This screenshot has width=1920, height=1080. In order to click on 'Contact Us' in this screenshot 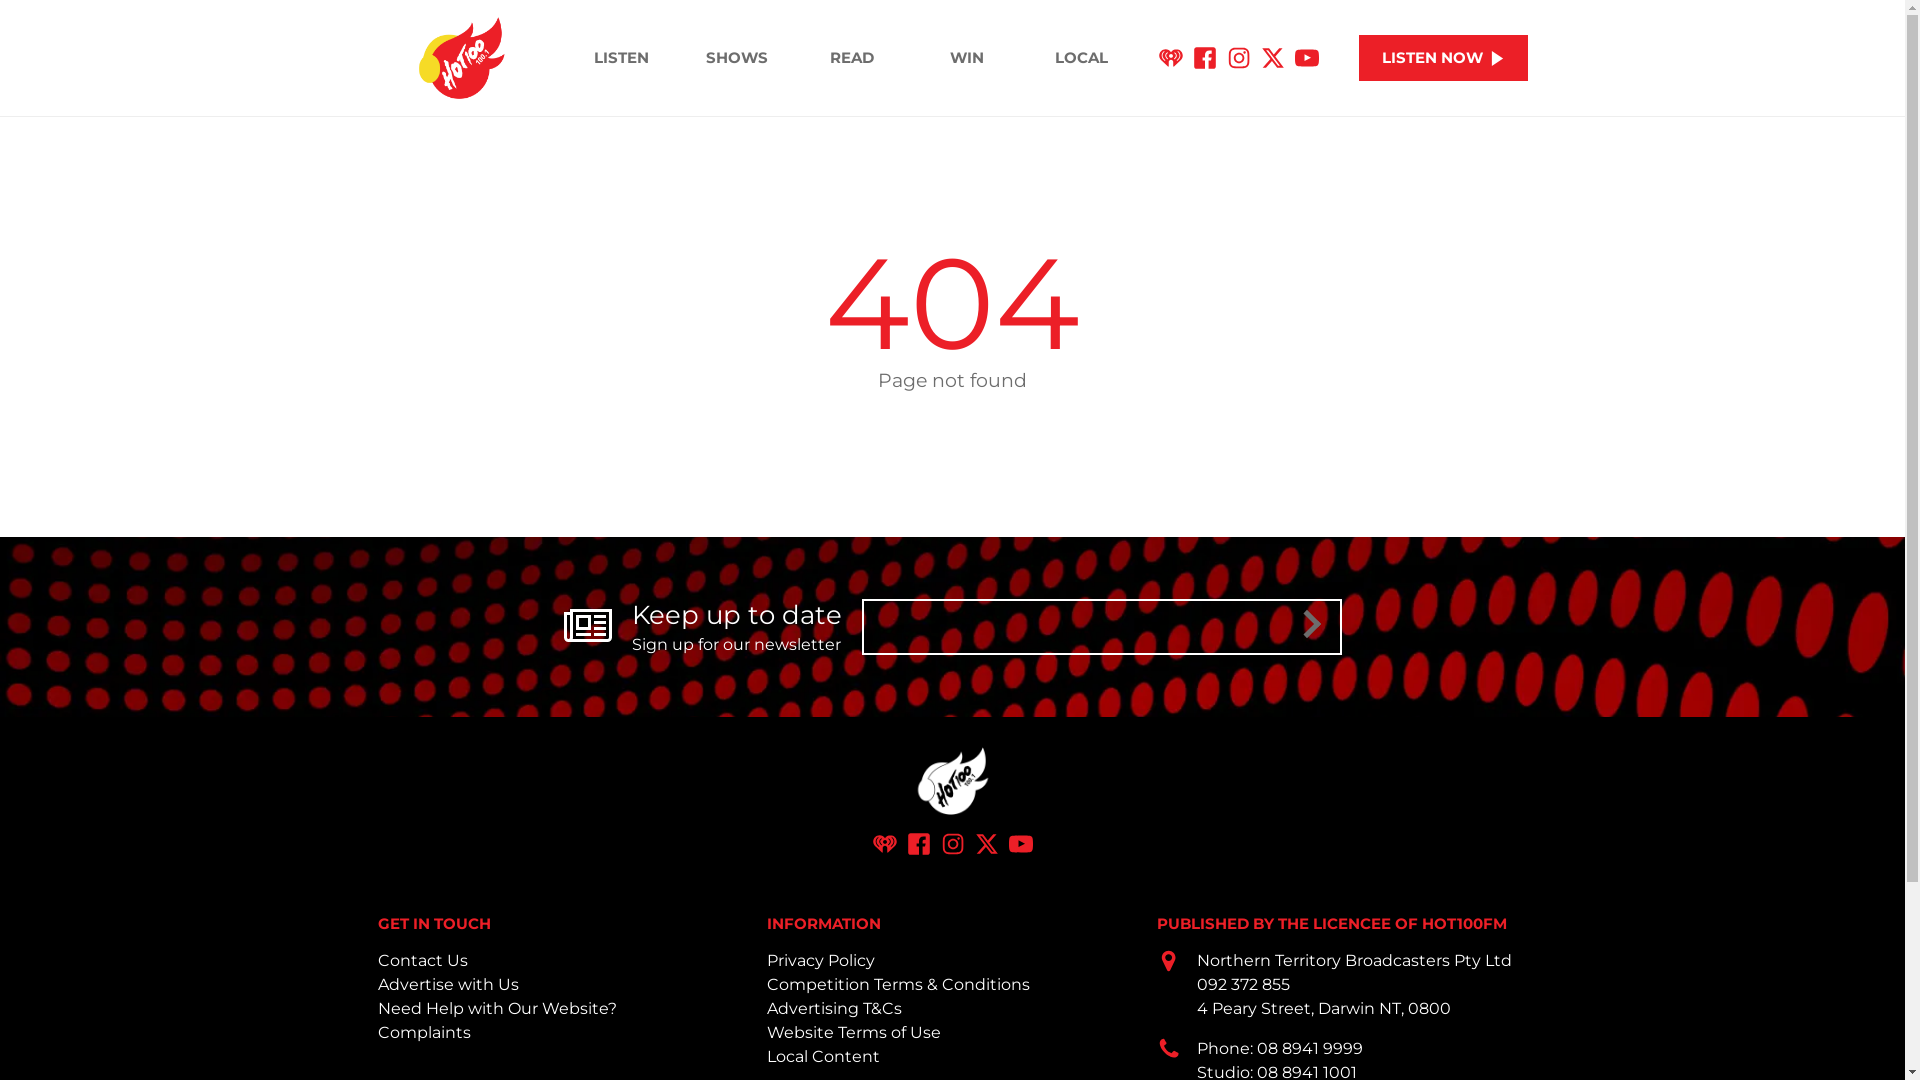, I will do `click(421, 959)`.